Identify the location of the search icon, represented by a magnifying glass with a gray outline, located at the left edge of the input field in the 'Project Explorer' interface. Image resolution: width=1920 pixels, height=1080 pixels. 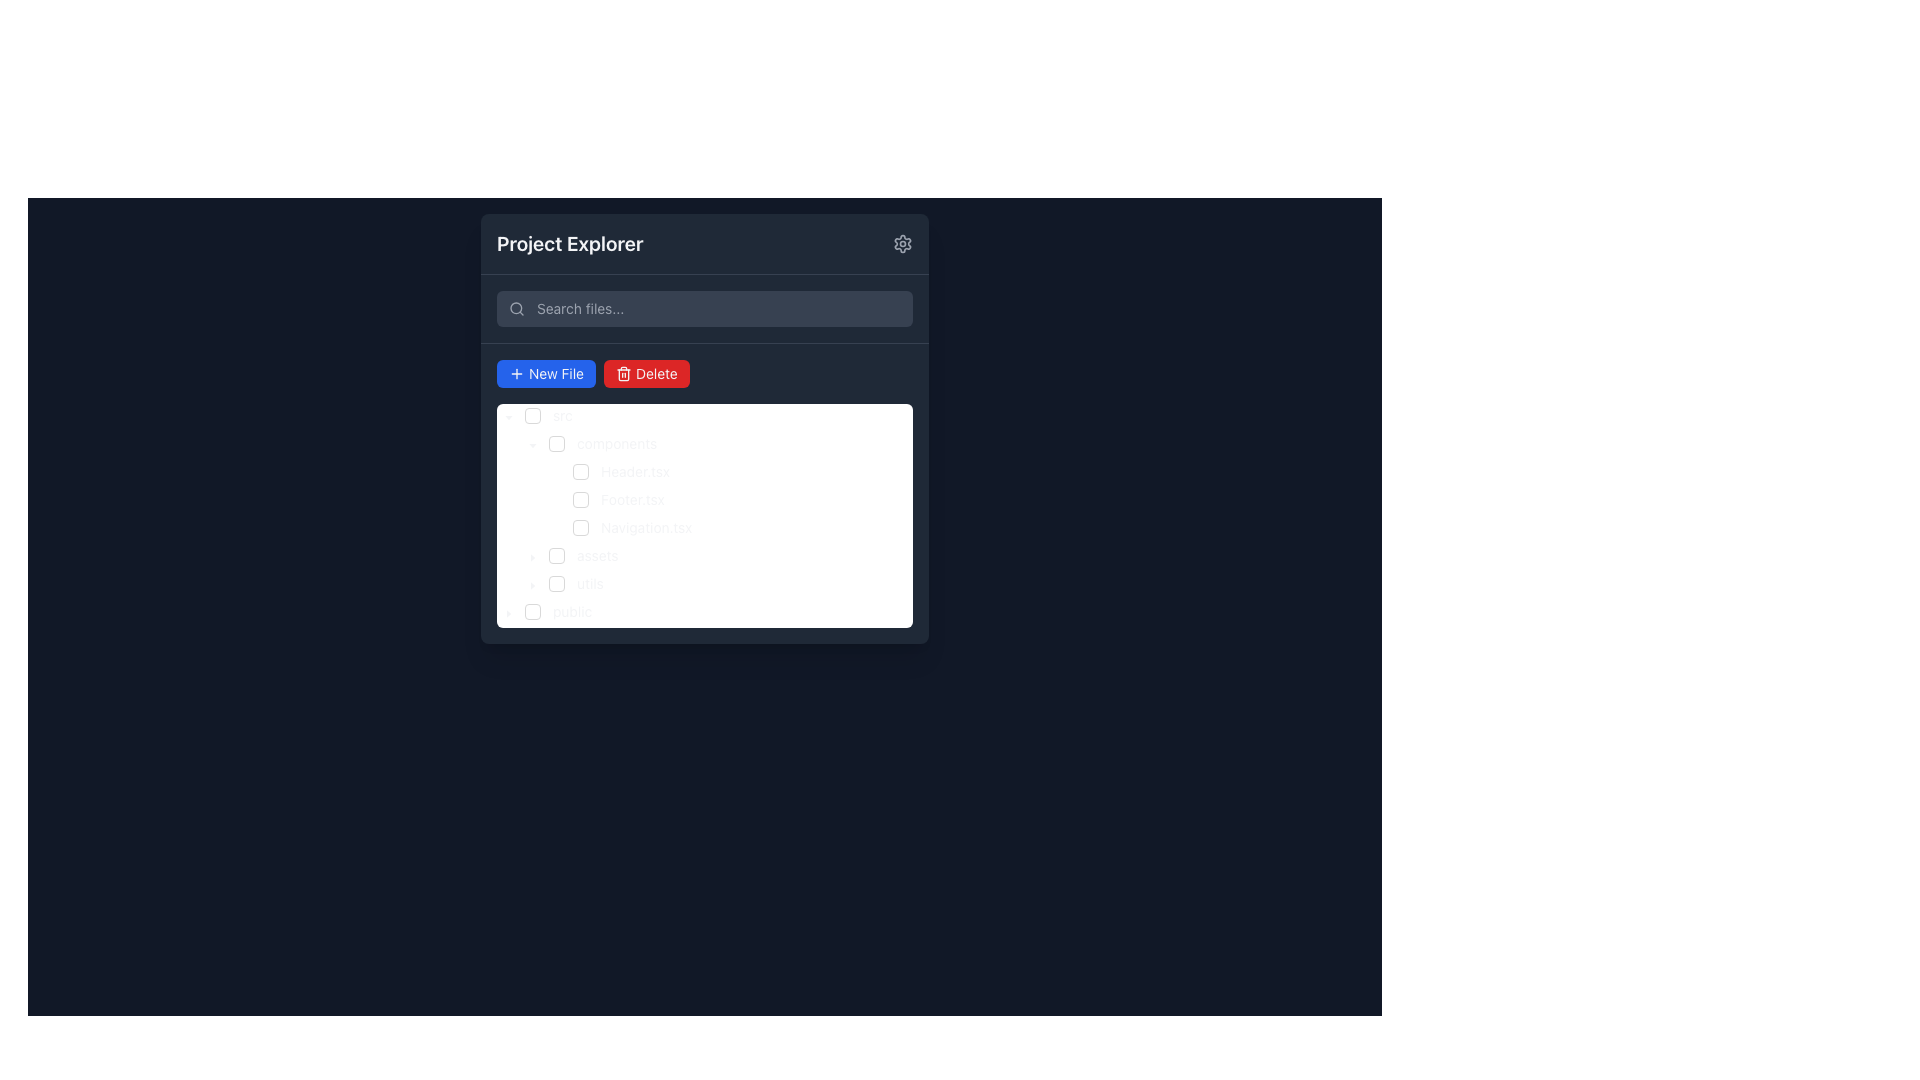
(517, 308).